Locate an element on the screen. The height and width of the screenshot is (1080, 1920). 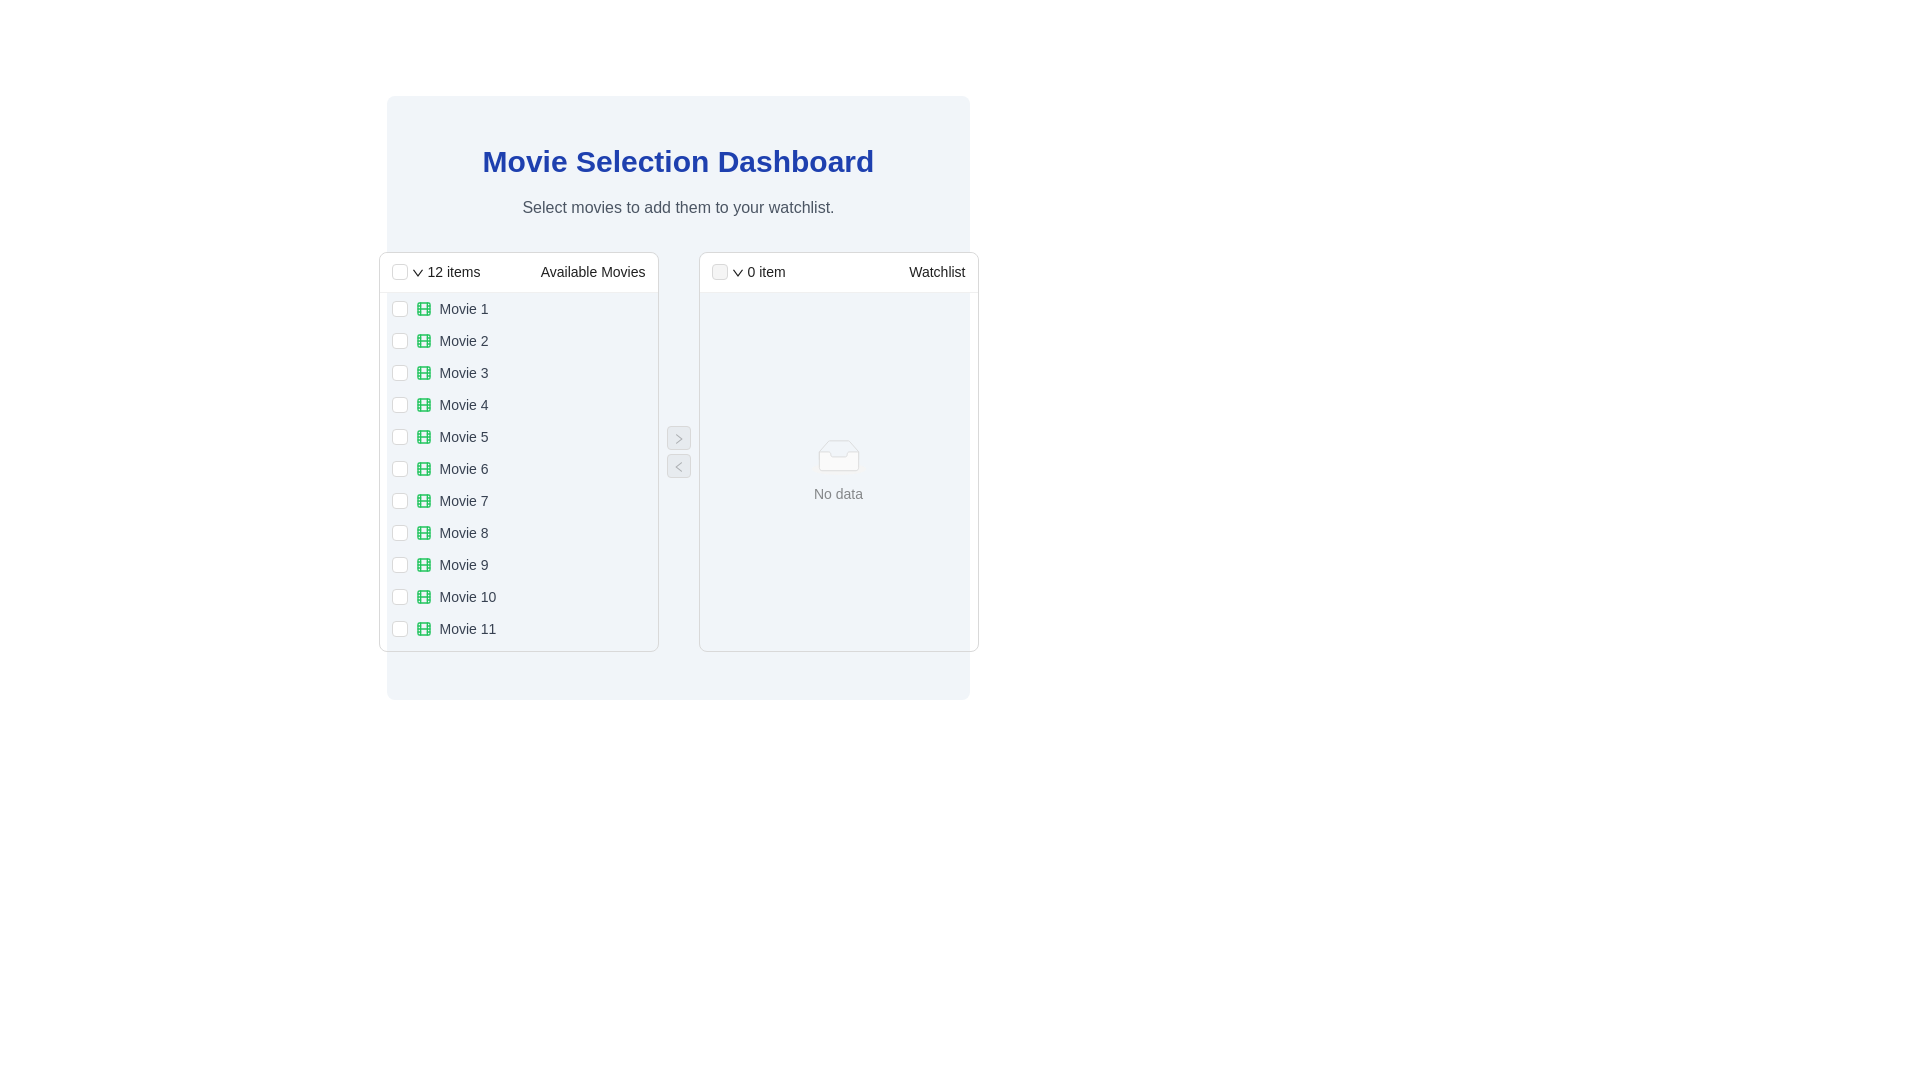
the checkbox for 'Movie 7' in the 'Available Movies' section is located at coordinates (399, 500).